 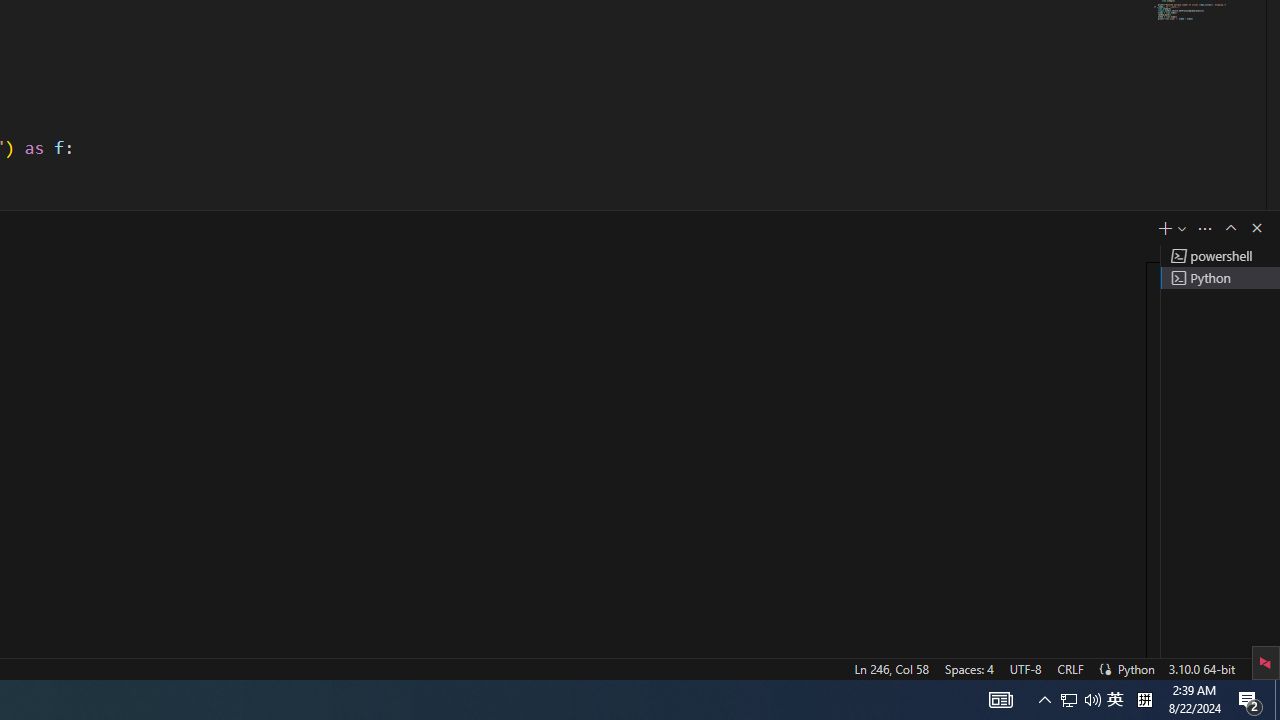 What do you see at coordinates (1182, 227) in the screenshot?
I see `'Launch Profile...'` at bounding box center [1182, 227].